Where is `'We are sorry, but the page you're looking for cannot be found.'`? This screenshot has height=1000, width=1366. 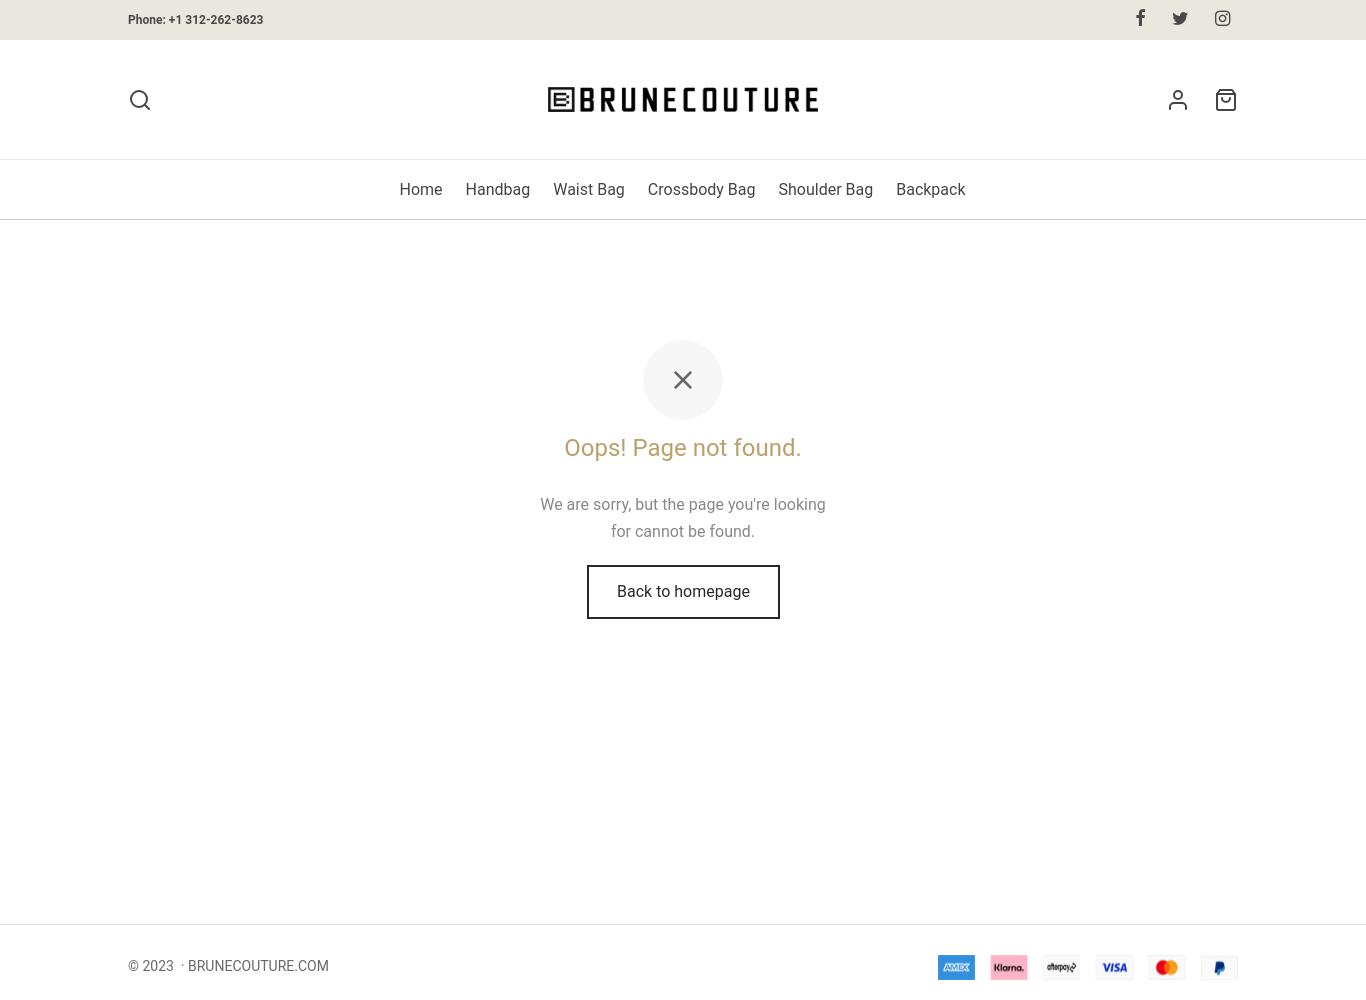 'We are sorry, but the page you're looking for cannot be found.' is located at coordinates (681, 517).